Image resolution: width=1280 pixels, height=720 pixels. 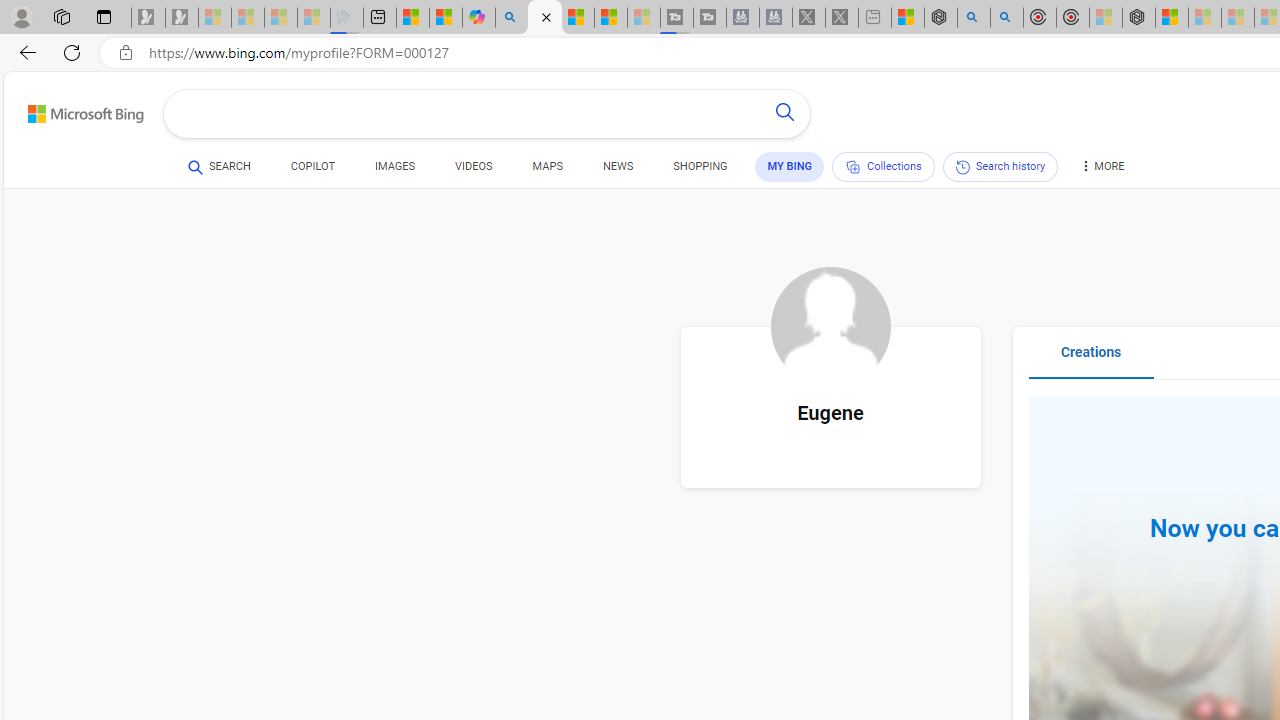 I want to click on 'MY BING', so click(x=788, y=166).